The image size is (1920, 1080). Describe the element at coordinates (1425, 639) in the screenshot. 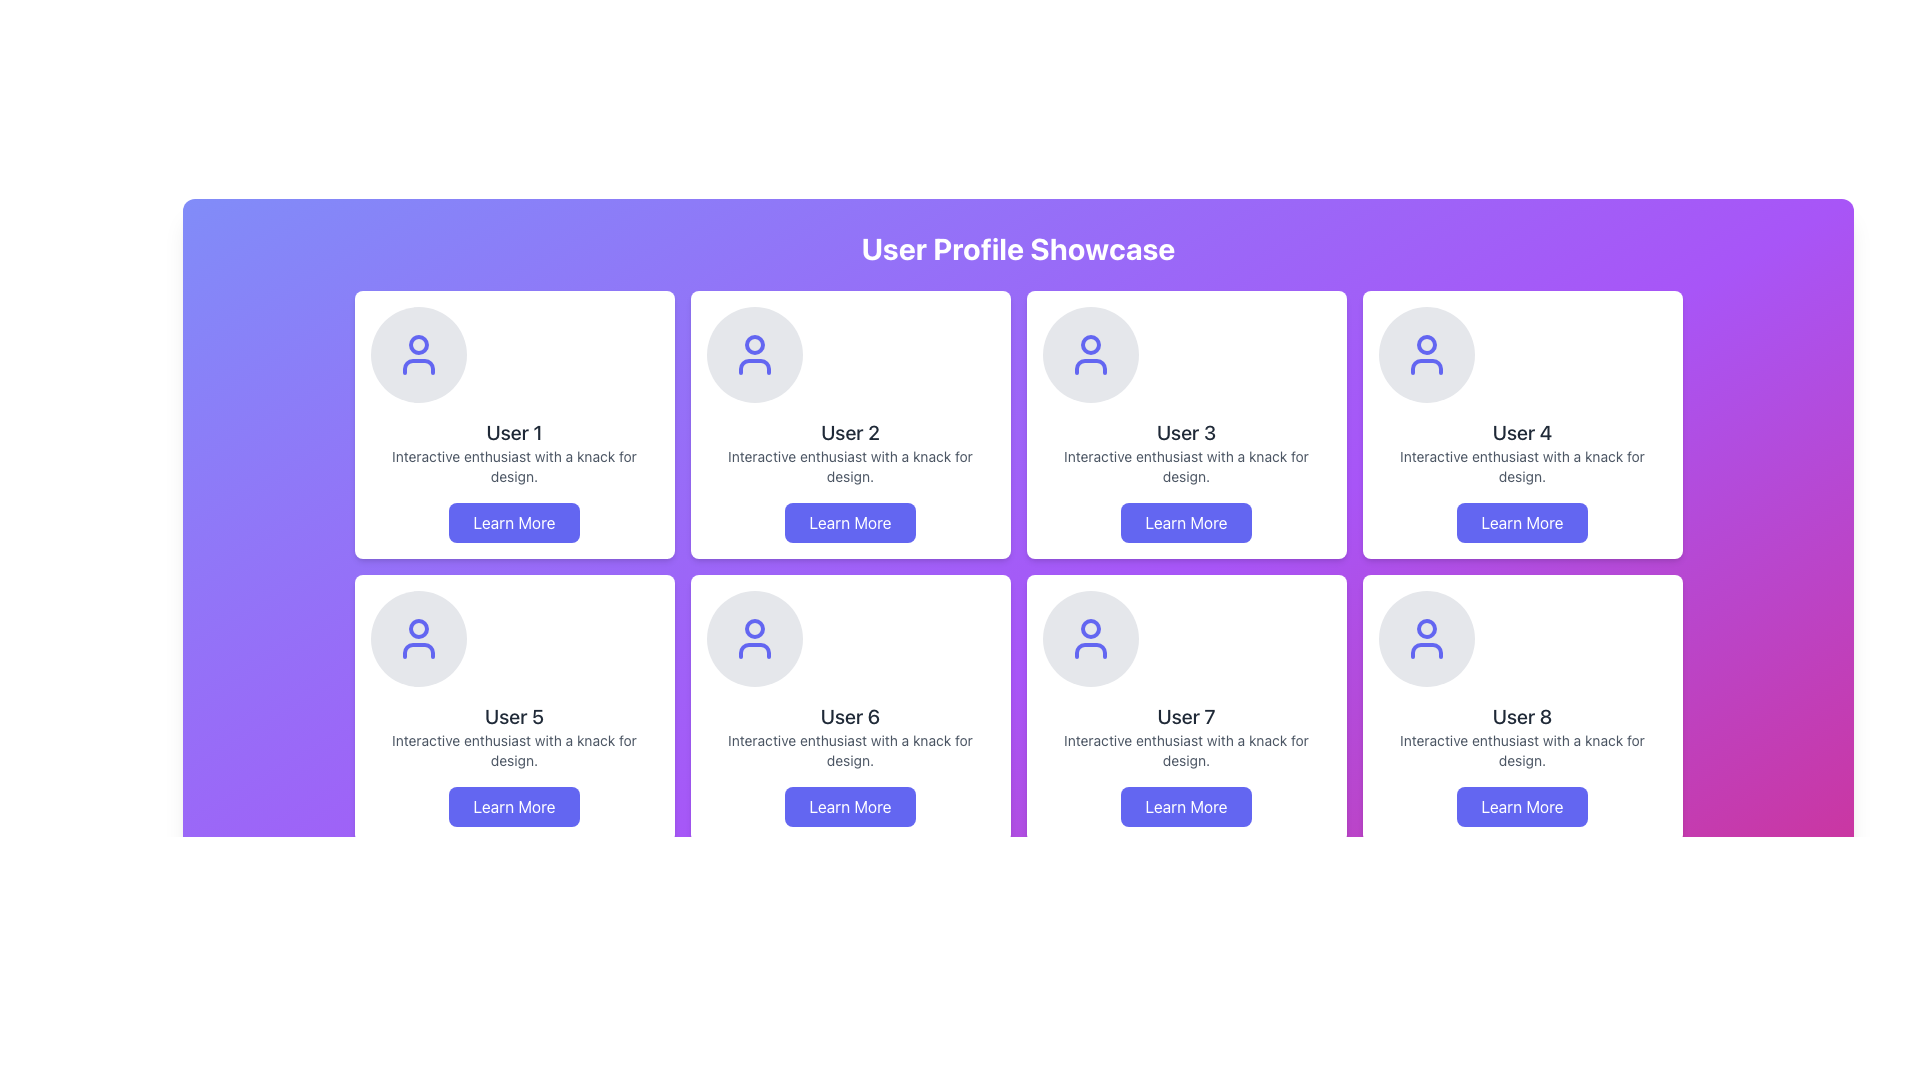

I see `the circular user silhouette icon at the top center of the card layout for 'User 8', which is styled in blue on a light gray background` at that location.